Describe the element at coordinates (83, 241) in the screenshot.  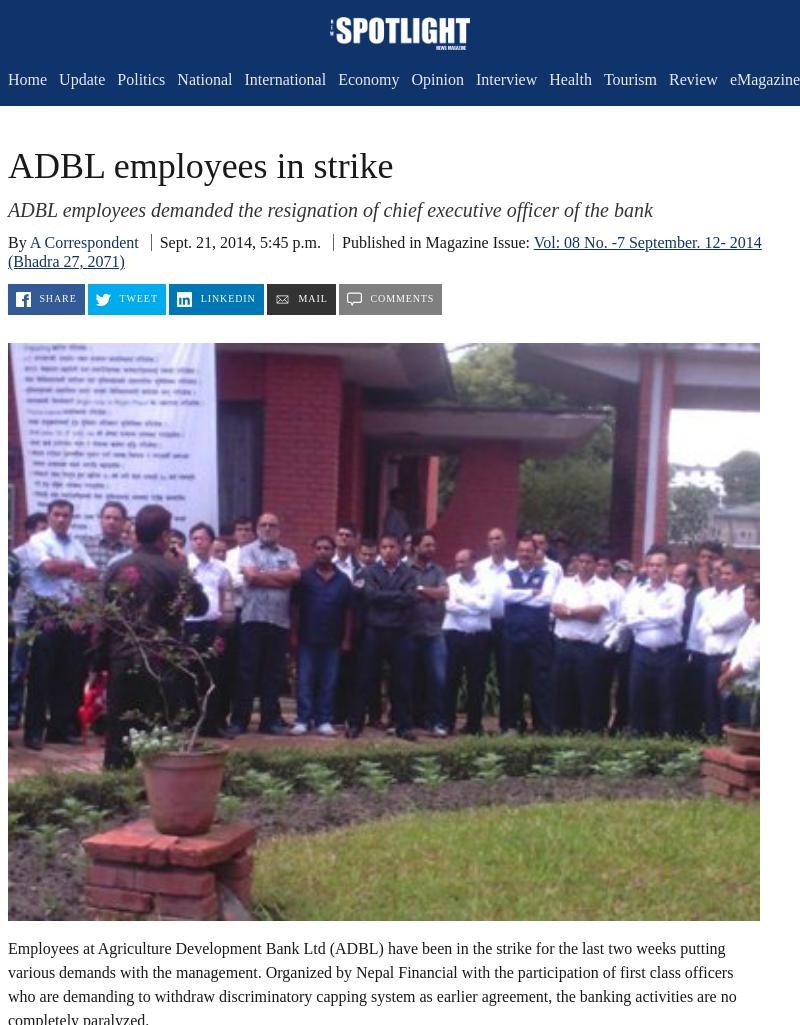
I see `'A Correspondent'` at that location.